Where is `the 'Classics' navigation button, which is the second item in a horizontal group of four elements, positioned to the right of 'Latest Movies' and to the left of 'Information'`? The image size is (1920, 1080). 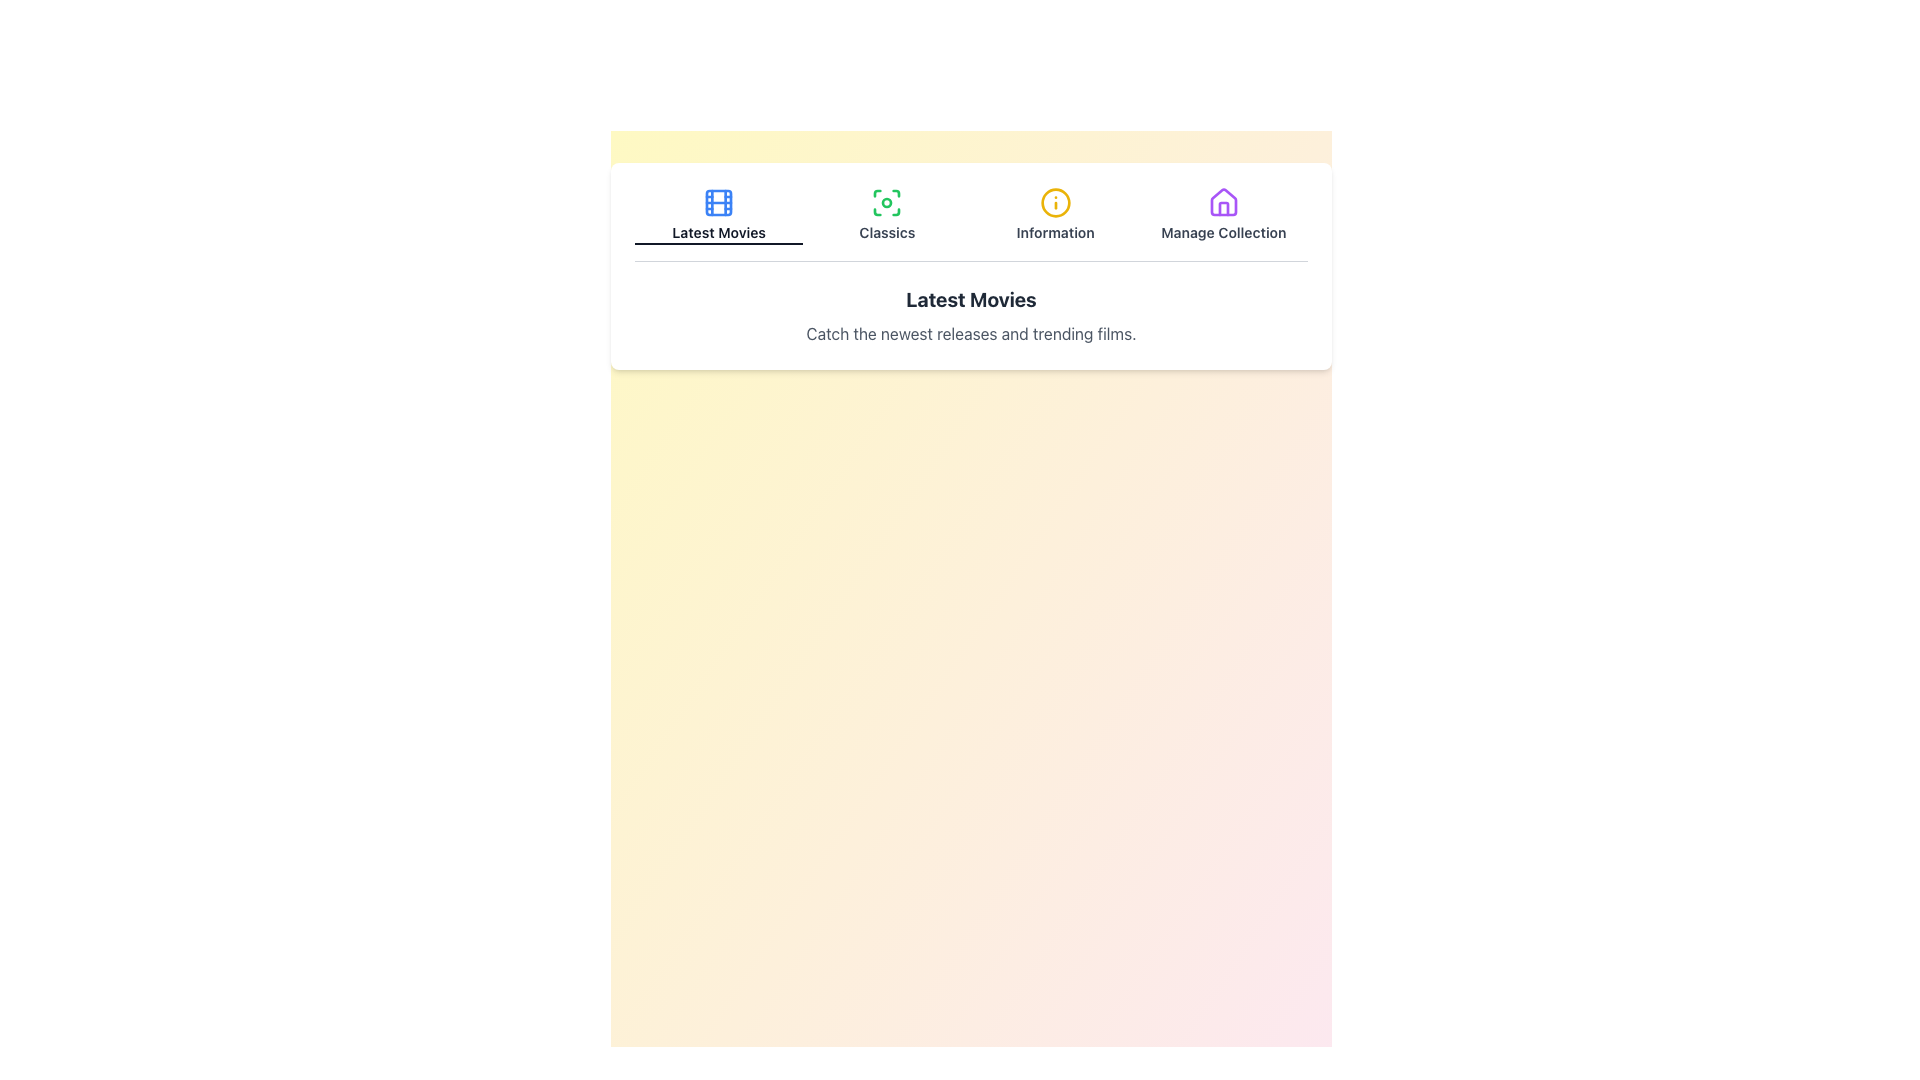 the 'Classics' navigation button, which is the second item in a horizontal group of four elements, positioned to the right of 'Latest Movies' and to the left of 'Information' is located at coordinates (886, 216).